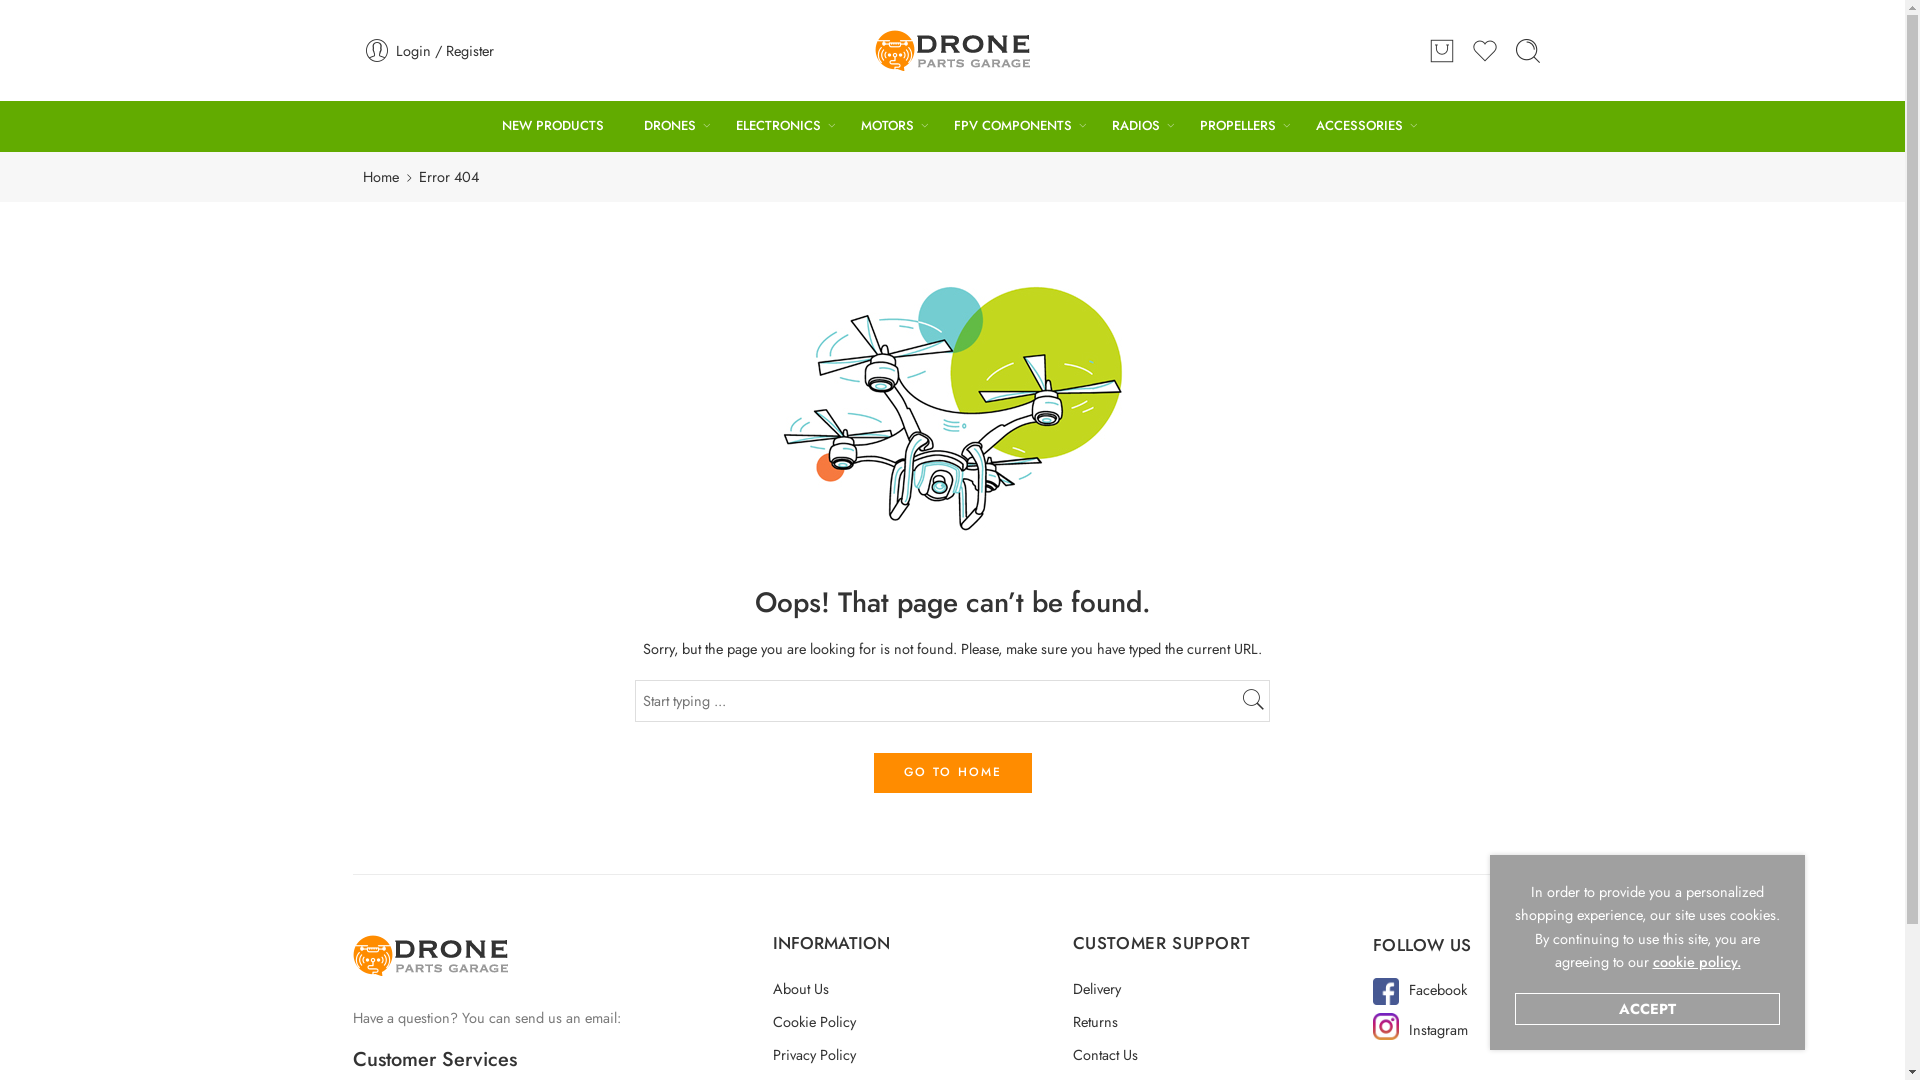 This screenshot has width=1920, height=1080. I want to click on 'ACCEPT', so click(1647, 1009).